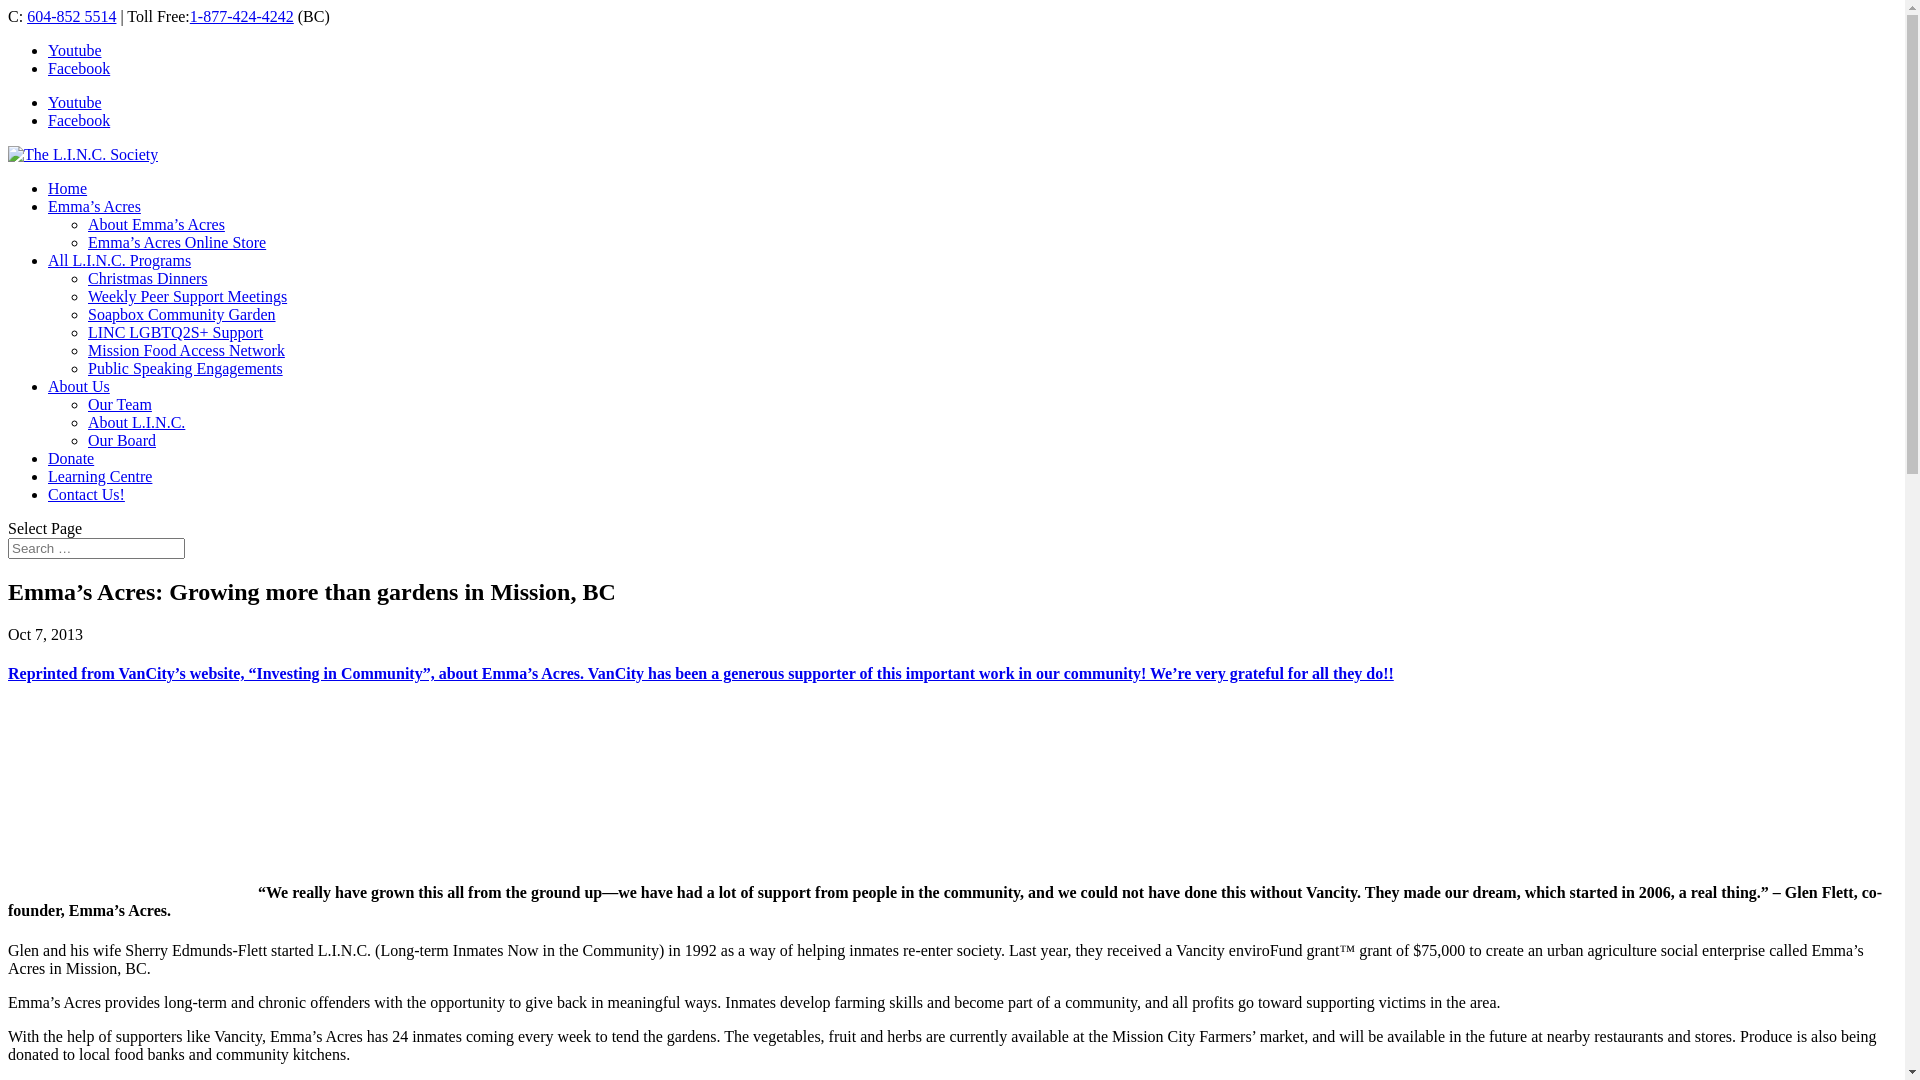  What do you see at coordinates (182, 314) in the screenshot?
I see `'Soapbox Community Garden'` at bounding box center [182, 314].